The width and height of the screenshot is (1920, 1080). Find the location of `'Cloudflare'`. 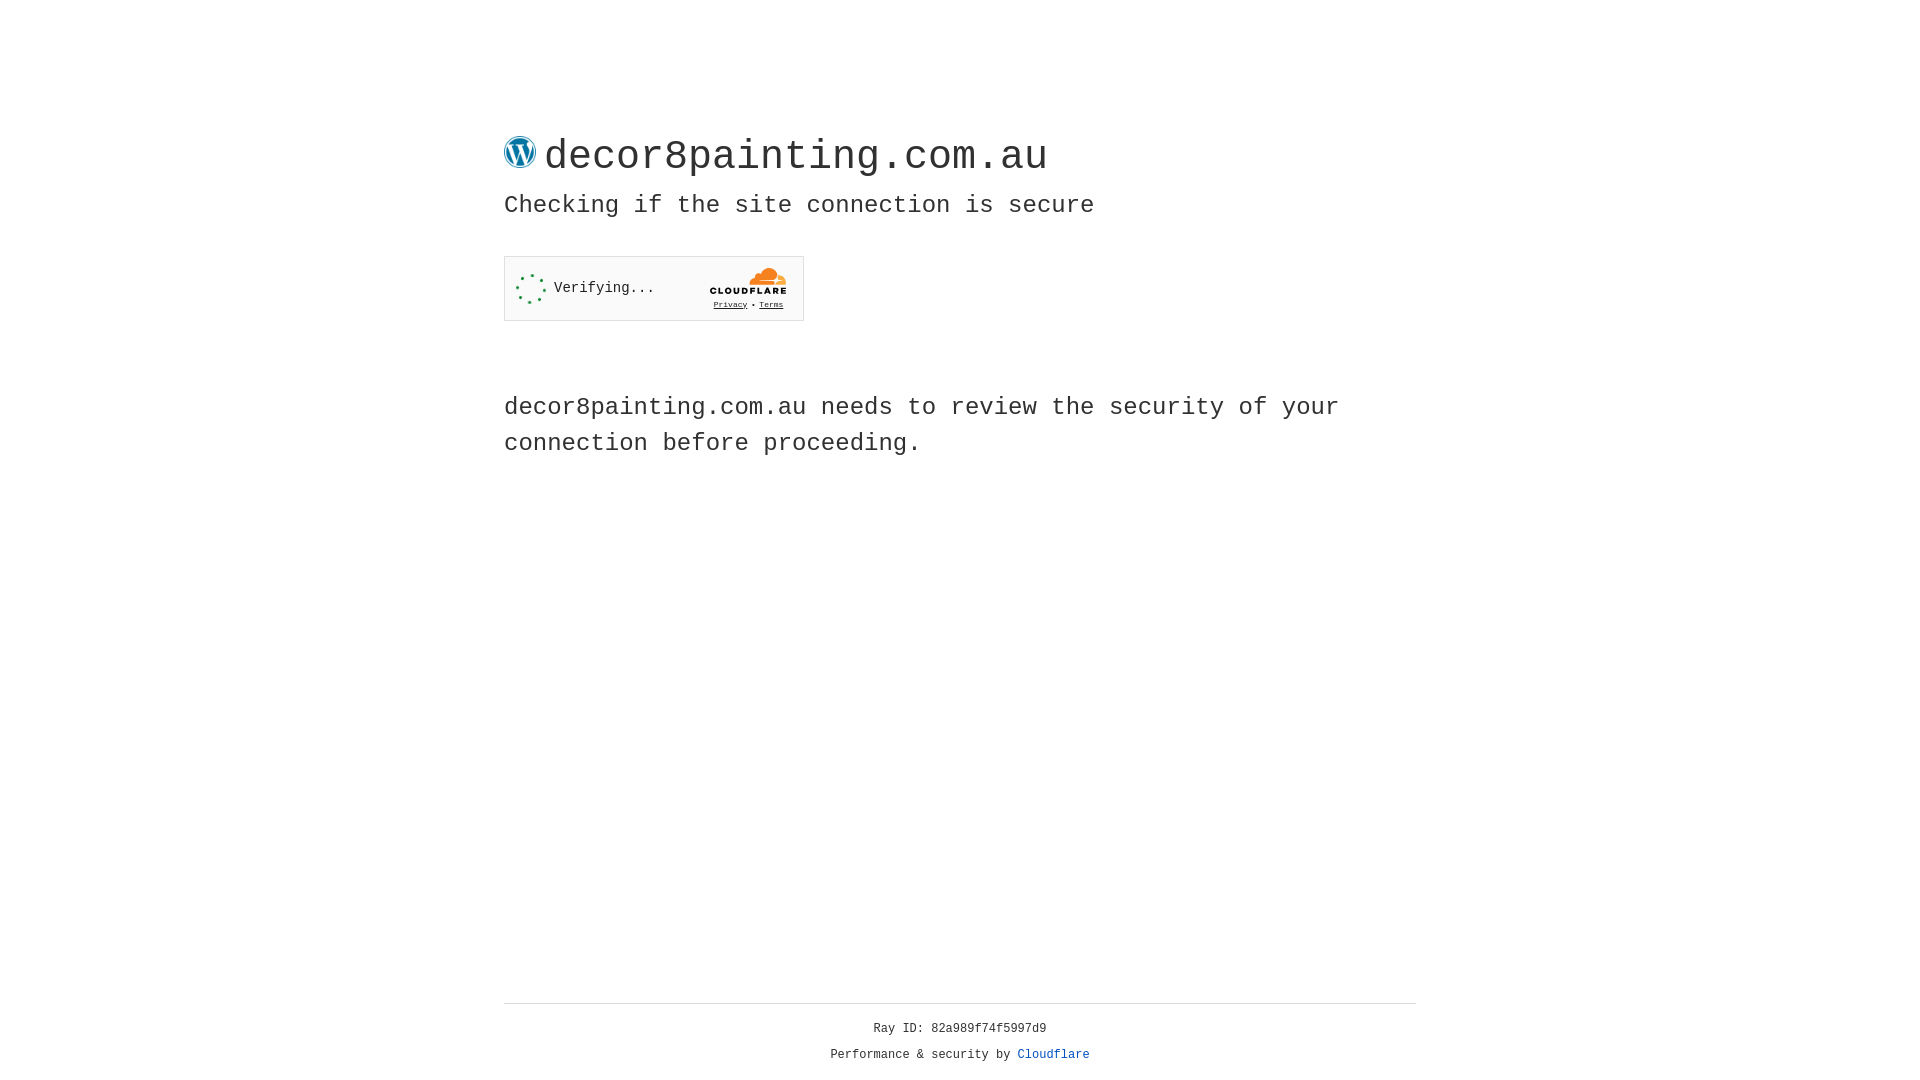

'Cloudflare' is located at coordinates (1053, 1054).